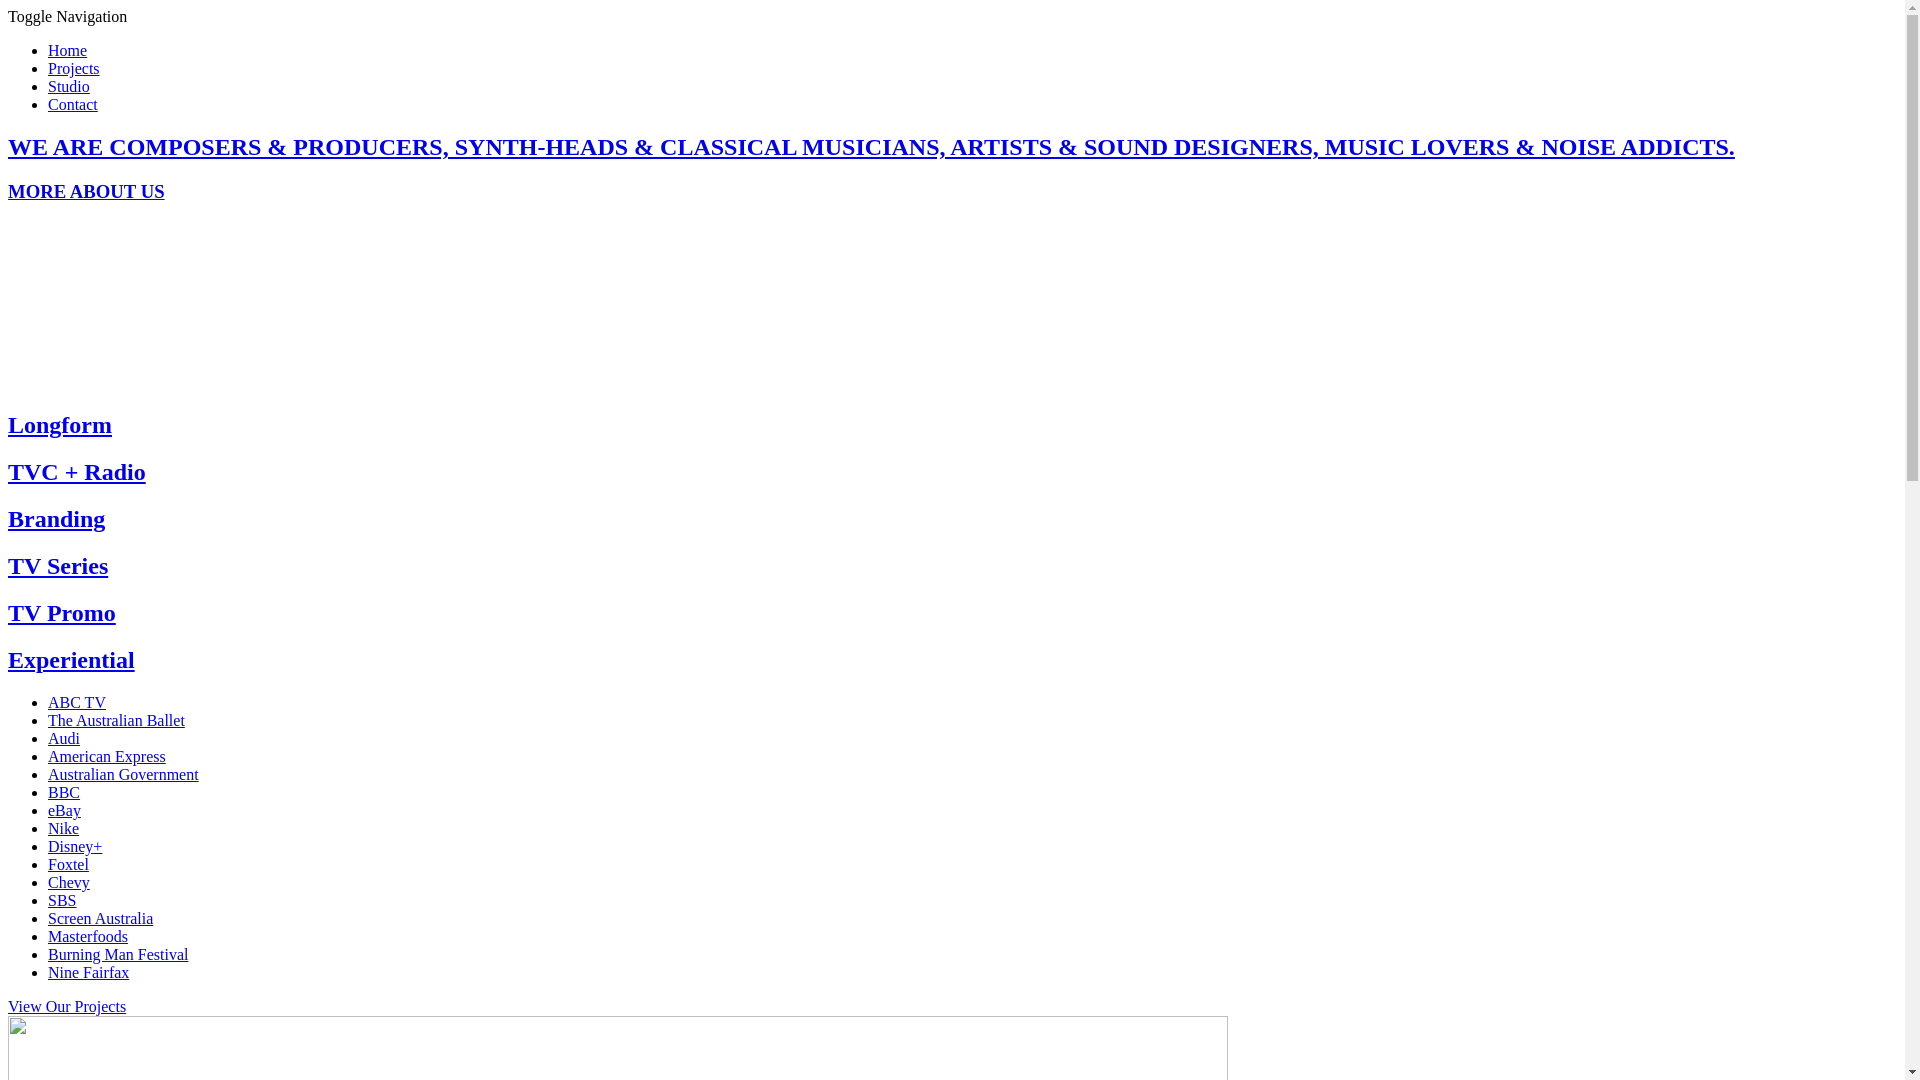 This screenshot has height=1080, width=1920. Describe the element at coordinates (105, 756) in the screenshot. I see `'American Express'` at that location.